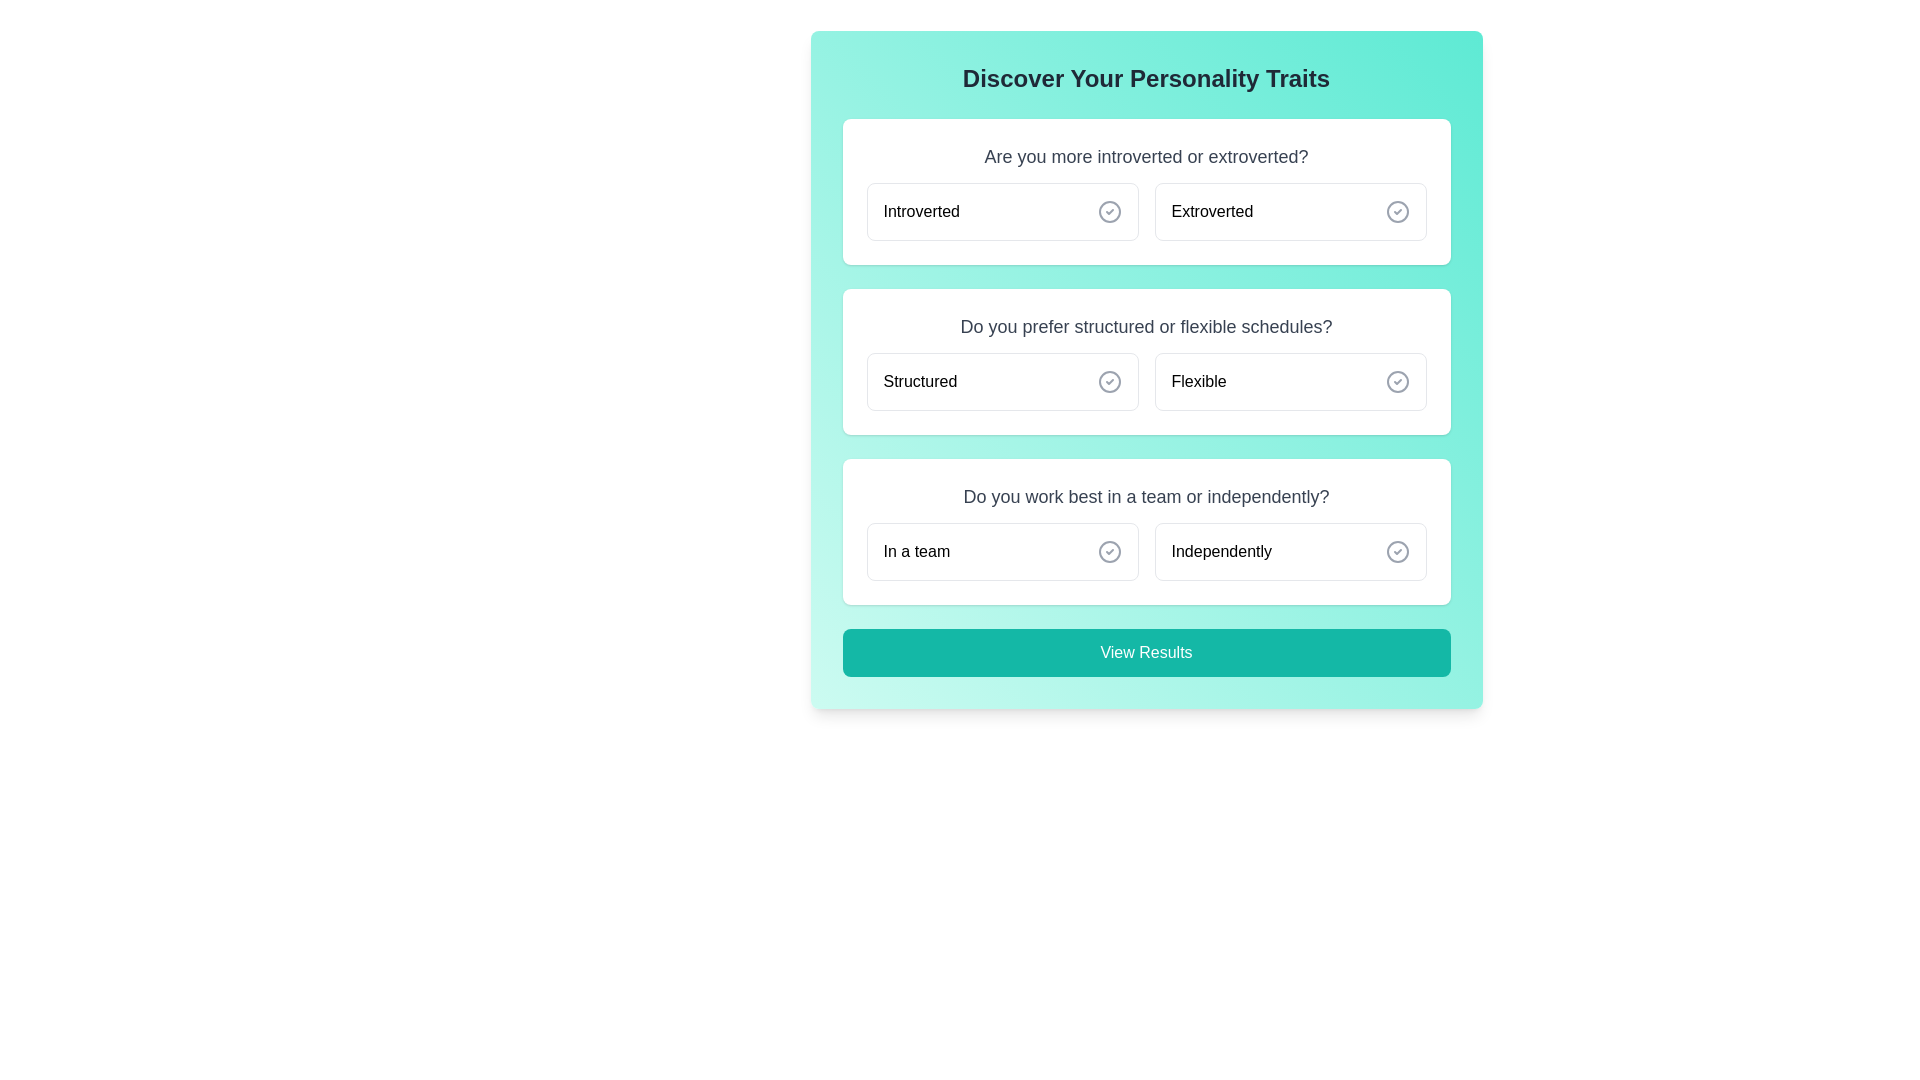 The width and height of the screenshot is (1920, 1080). Describe the element at coordinates (1220, 551) in the screenshot. I see `text label representing the selection choice 'Independently' within the option group for the question about working preferences` at that location.